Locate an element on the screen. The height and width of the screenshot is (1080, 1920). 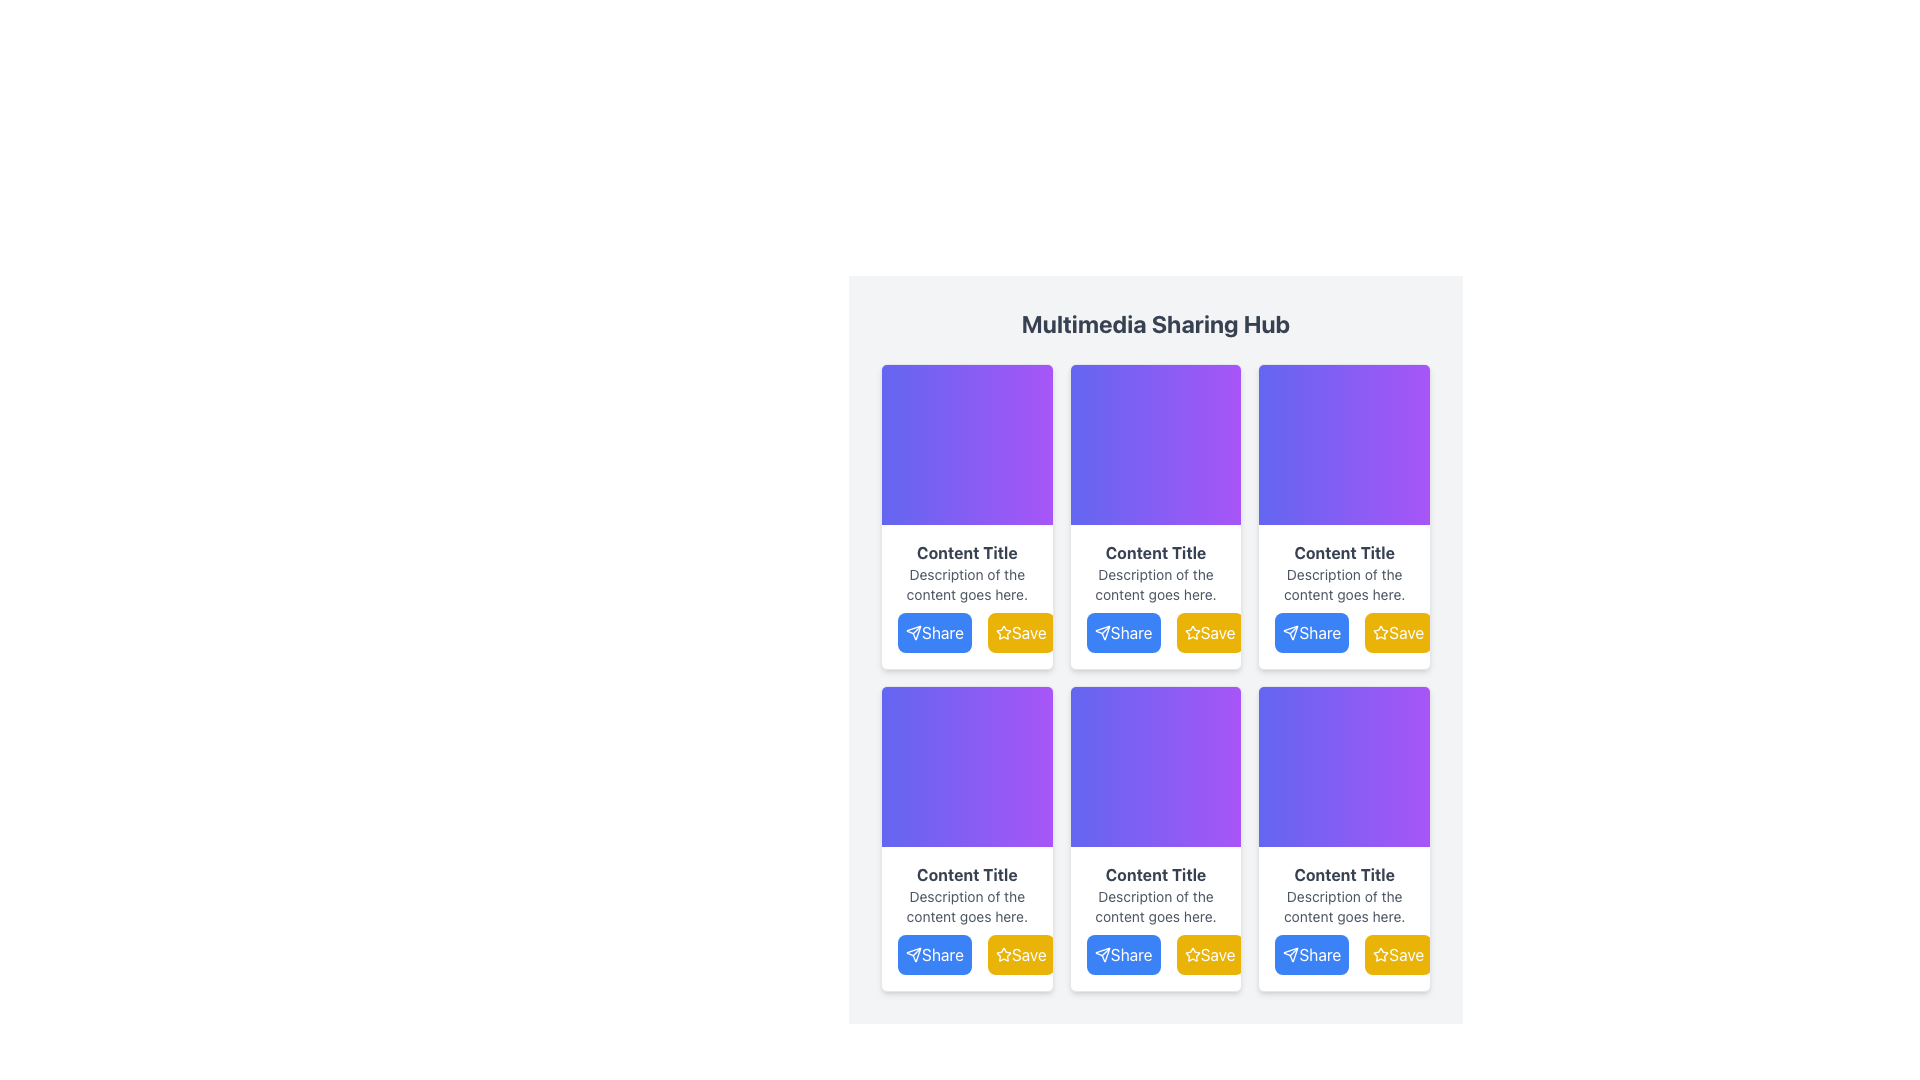
the star icon located to the right of the 'Share' button in the 'Save' button area of the second card in the first row of the grid layout to rate or highlight the content is located at coordinates (1003, 632).